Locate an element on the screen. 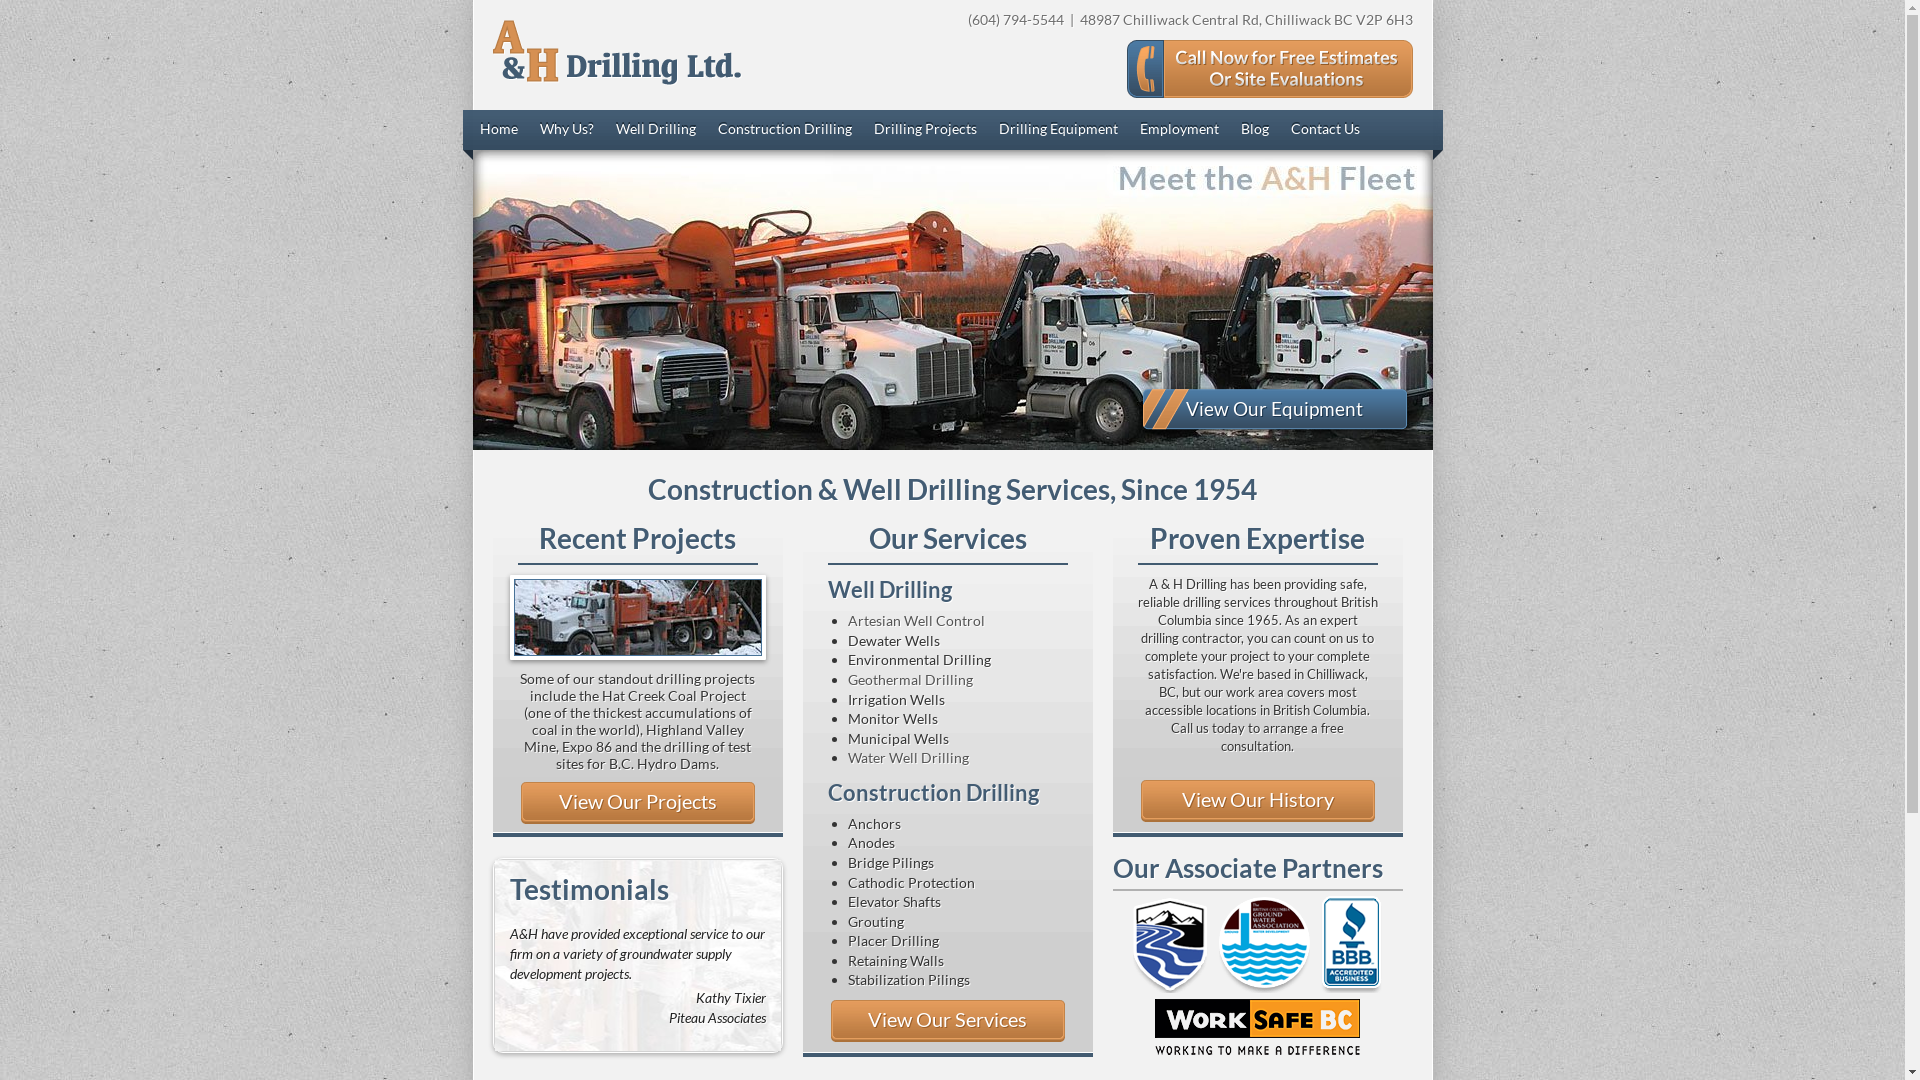 The width and height of the screenshot is (1920, 1080). 'View Our Projects' is located at coordinates (636, 801).